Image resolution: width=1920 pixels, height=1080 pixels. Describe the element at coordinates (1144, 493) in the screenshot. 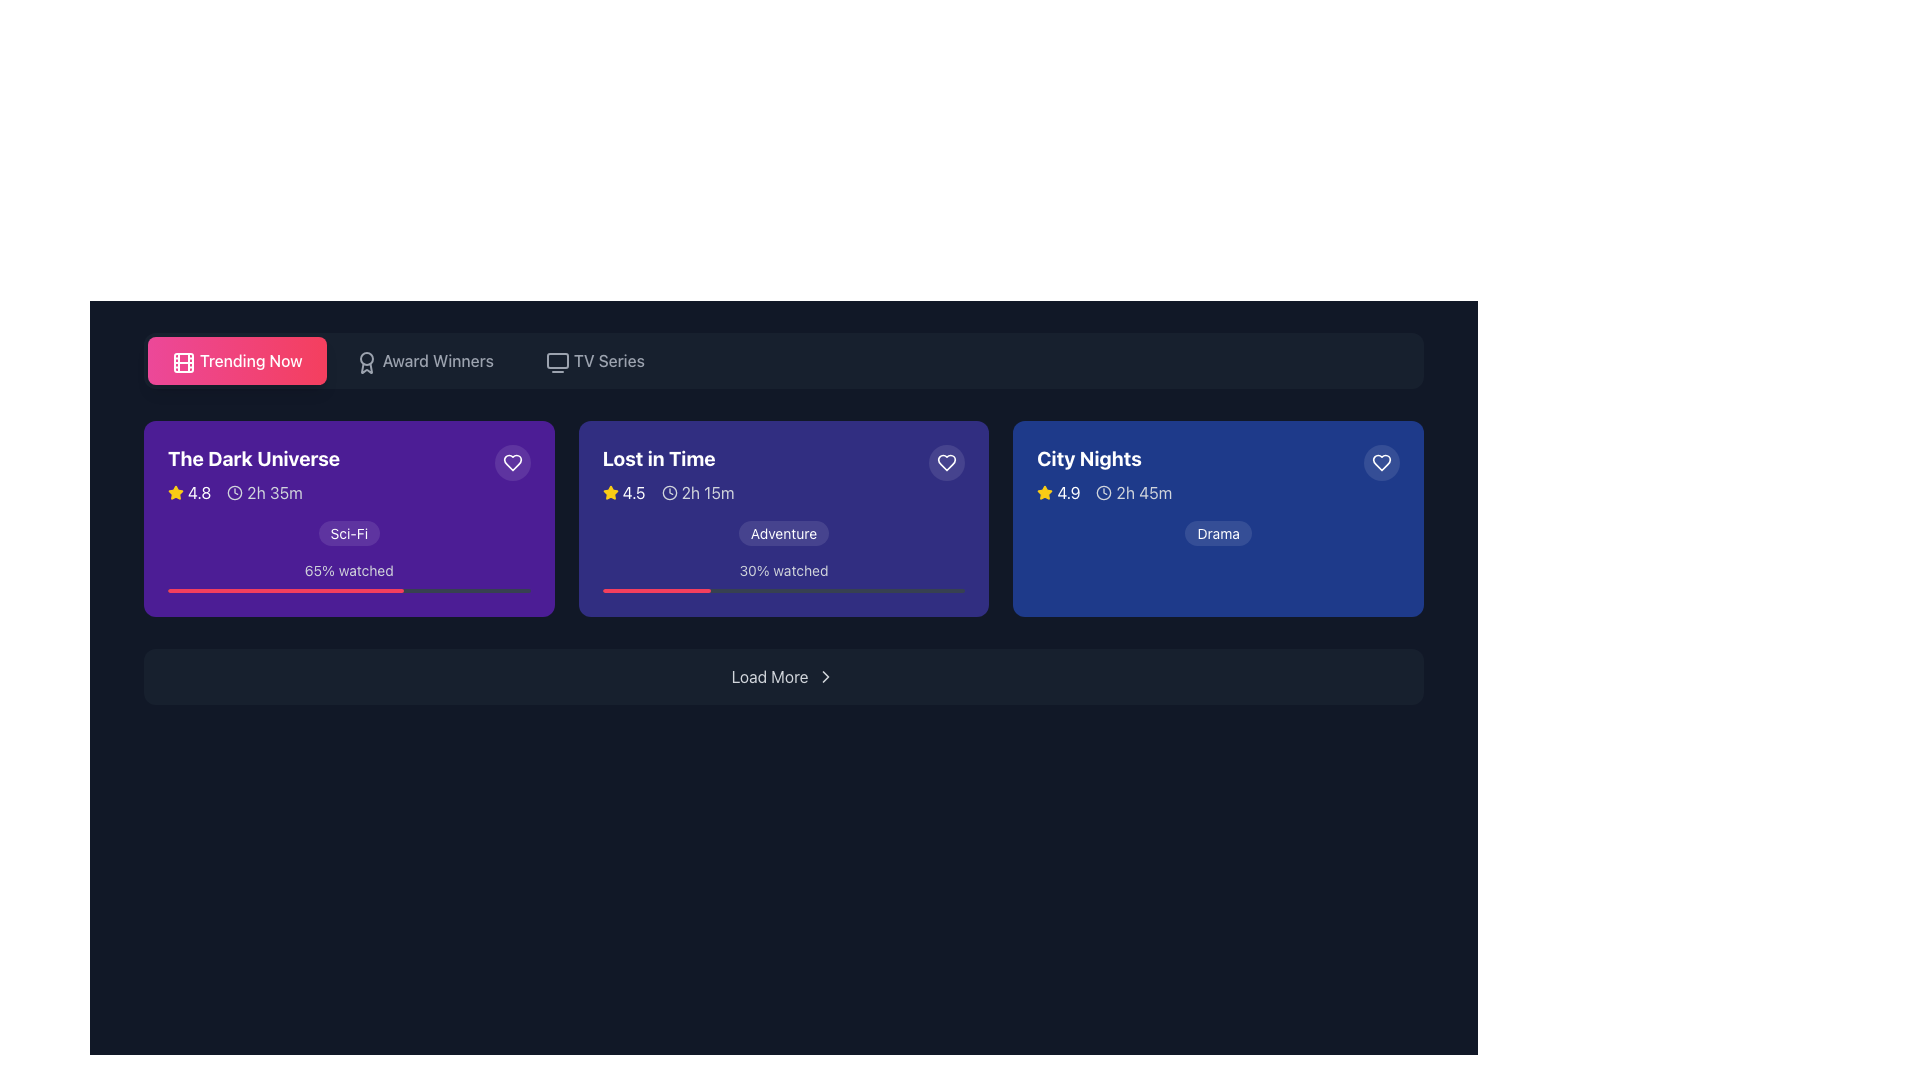

I see `the Text Label indicating the runtime of the related content item in the 'City Nights' section, located in the third card from the left in the second row, adjacent to the rating (4.9) and clock icon` at that location.